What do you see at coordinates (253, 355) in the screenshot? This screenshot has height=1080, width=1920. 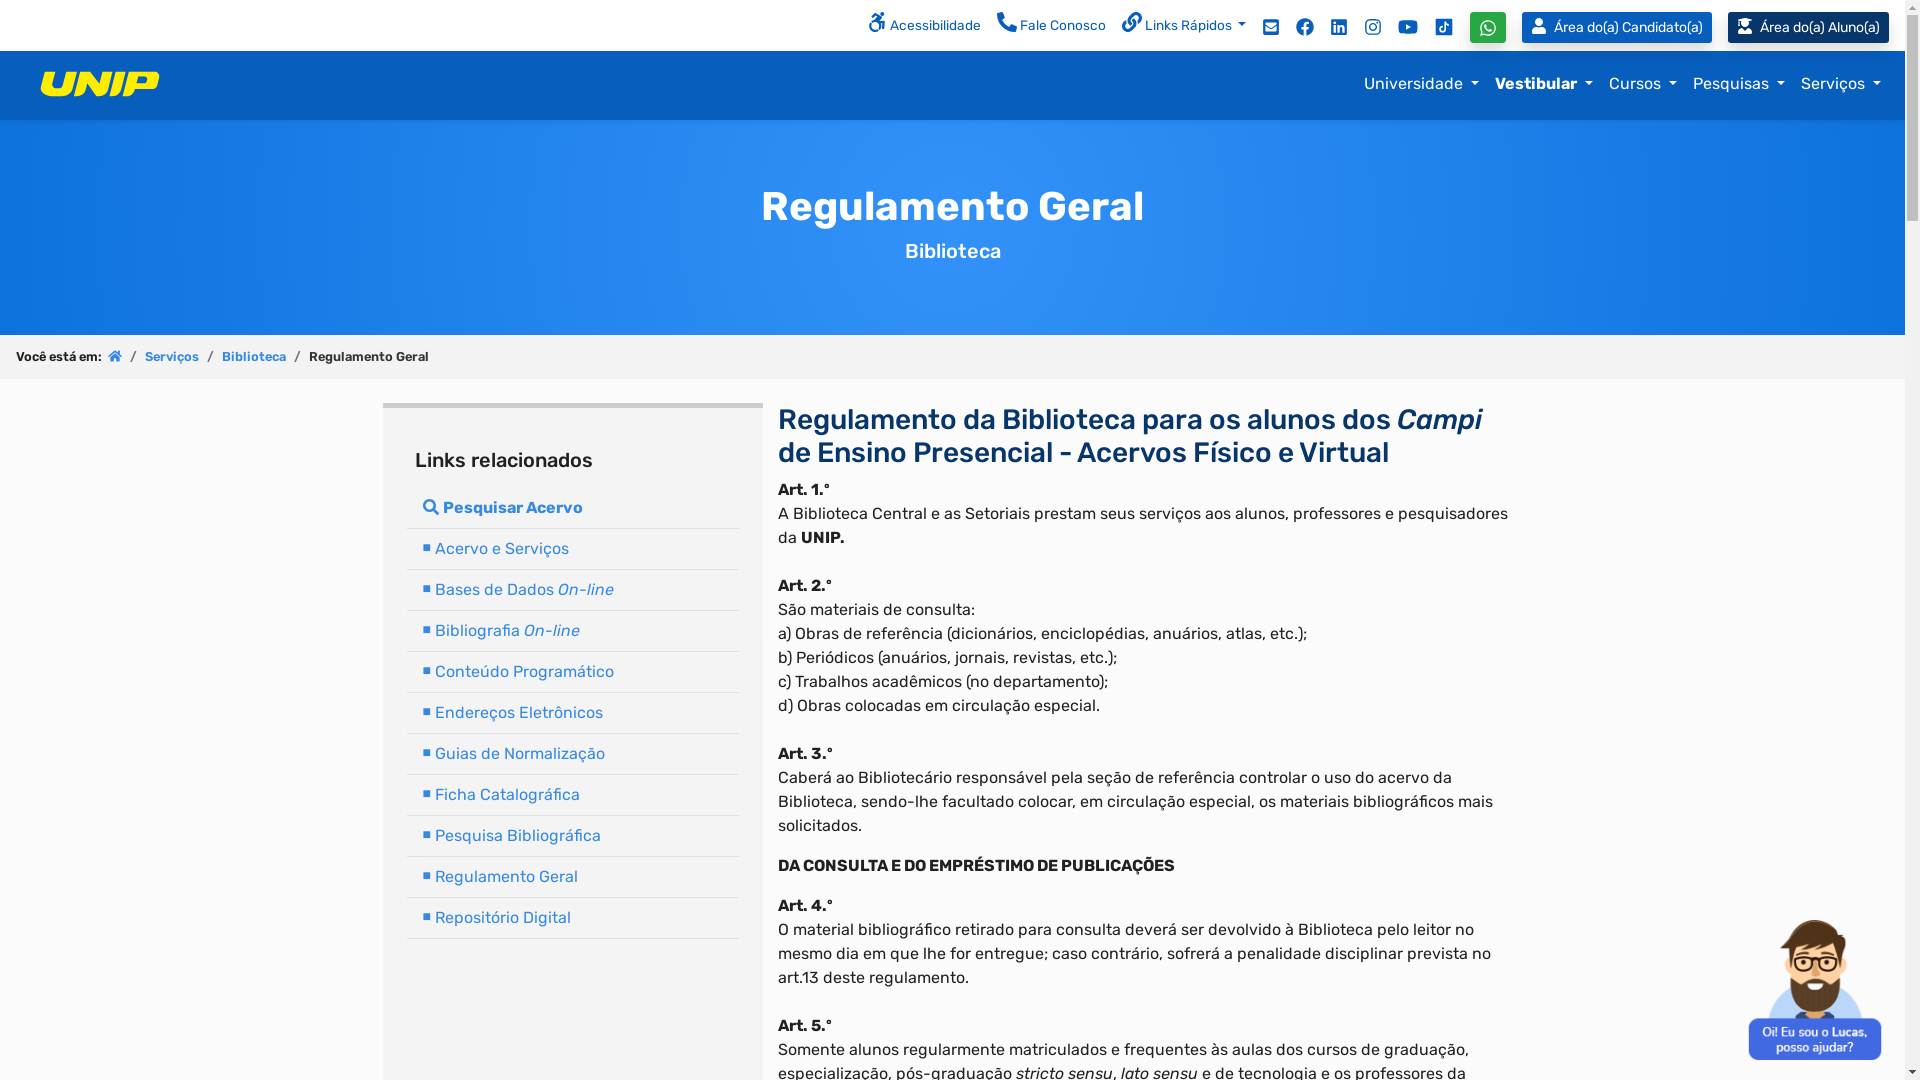 I see `'Biblioteca'` at bounding box center [253, 355].